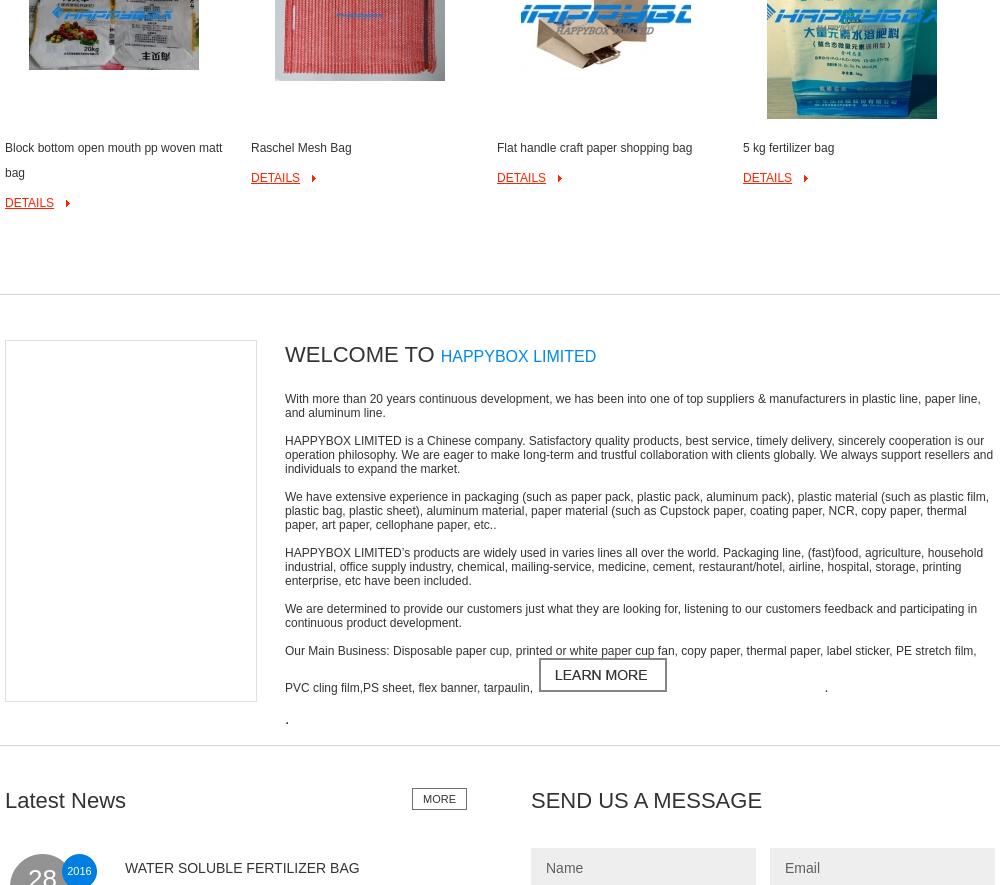  What do you see at coordinates (5, 159) in the screenshot?
I see `'Block bottom open mouth pp woven matt bag'` at bounding box center [5, 159].